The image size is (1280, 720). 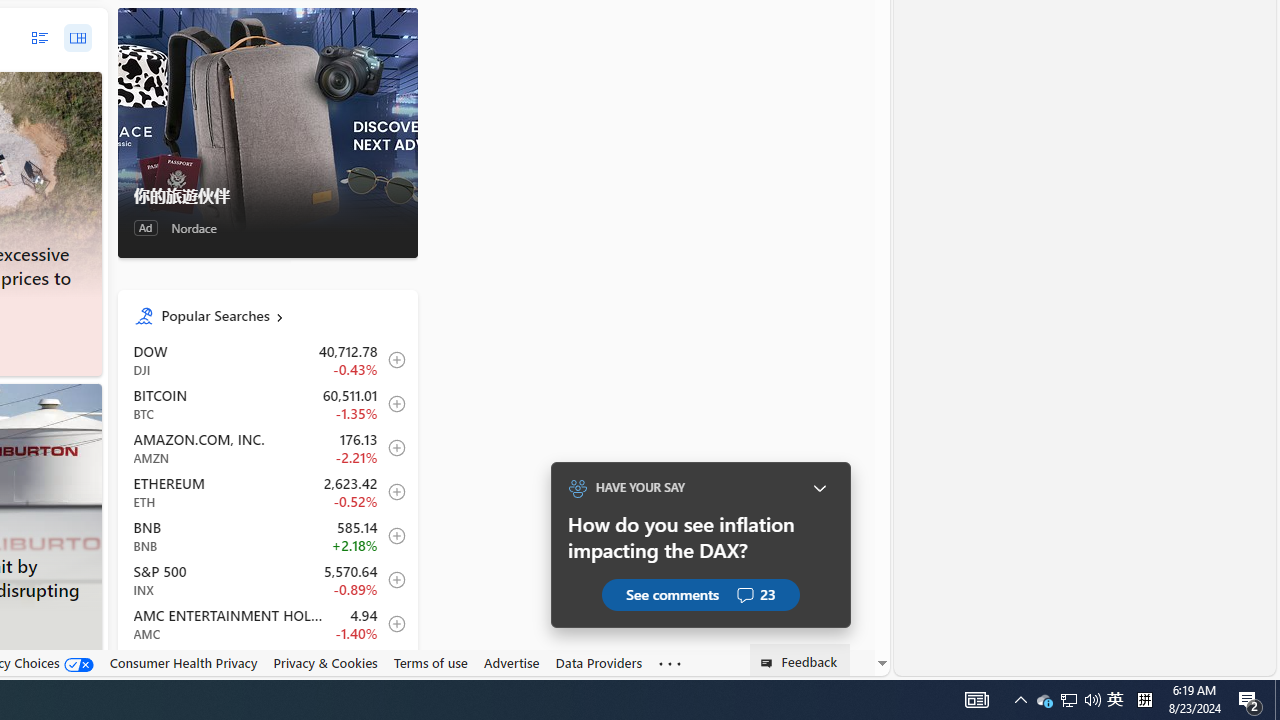 I want to click on 'ETH Ethereum decrease 2,623.42 -13.69 -0.52% itemundefined', so click(x=266, y=492).